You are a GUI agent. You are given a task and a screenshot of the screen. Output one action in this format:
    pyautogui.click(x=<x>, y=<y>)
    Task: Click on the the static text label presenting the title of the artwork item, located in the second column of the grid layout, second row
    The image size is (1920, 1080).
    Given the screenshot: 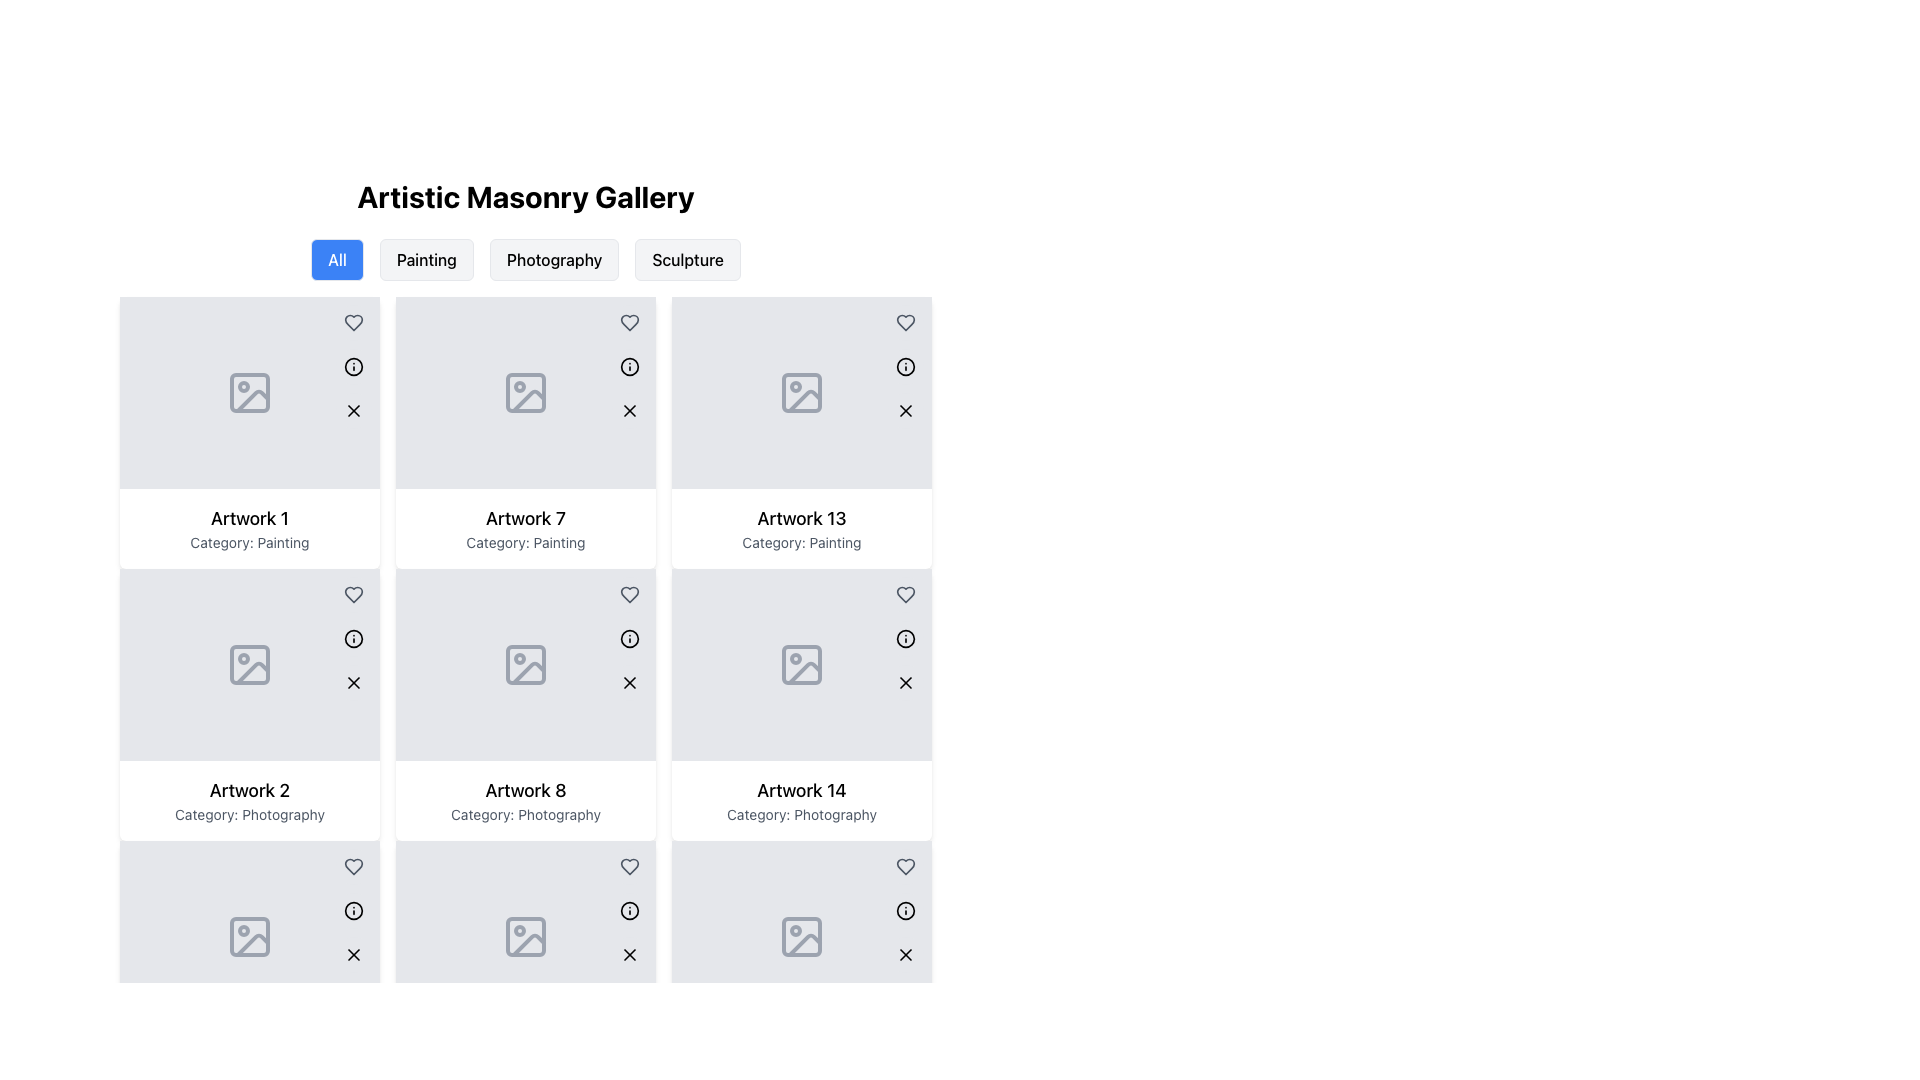 What is the action you would take?
    pyautogui.click(x=526, y=518)
    